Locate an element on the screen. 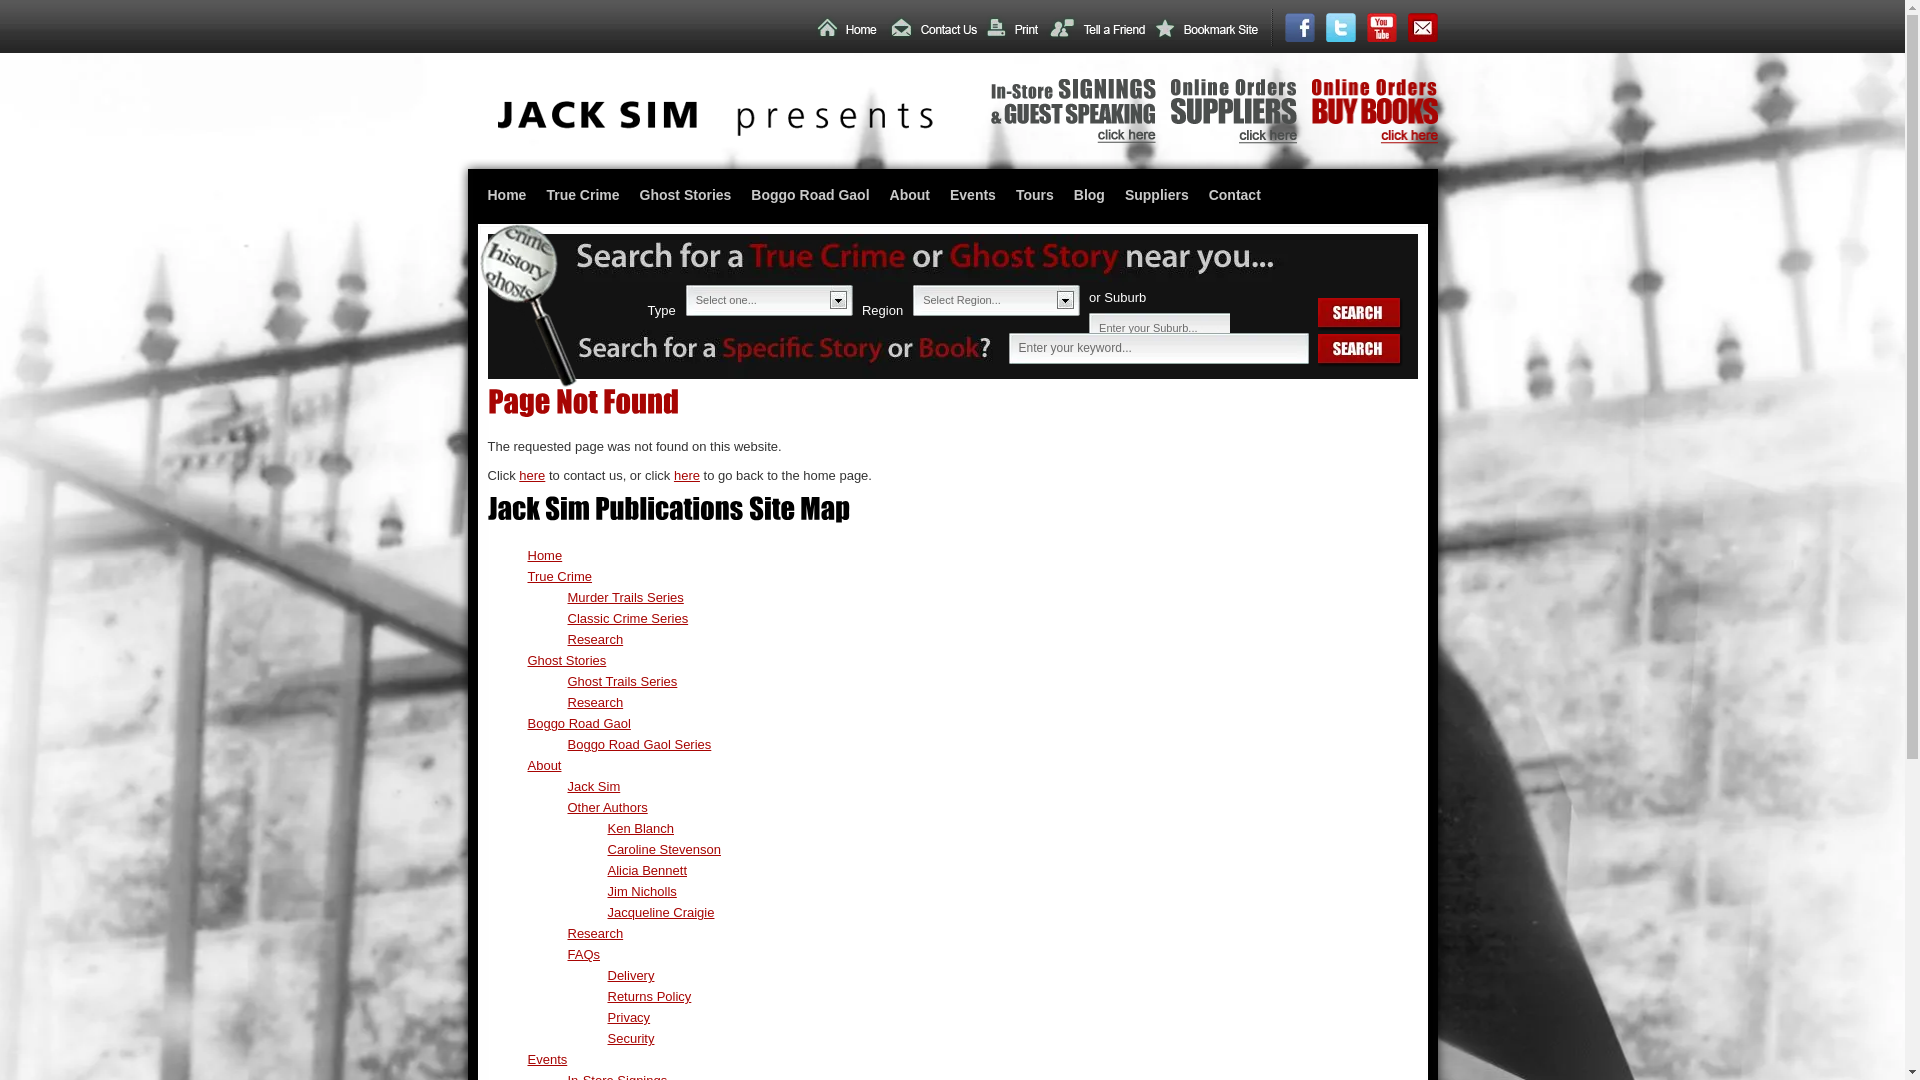 The height and width of the screenshot is (1080, 1920). 'True Crime' is located at coordinates (581, 196).